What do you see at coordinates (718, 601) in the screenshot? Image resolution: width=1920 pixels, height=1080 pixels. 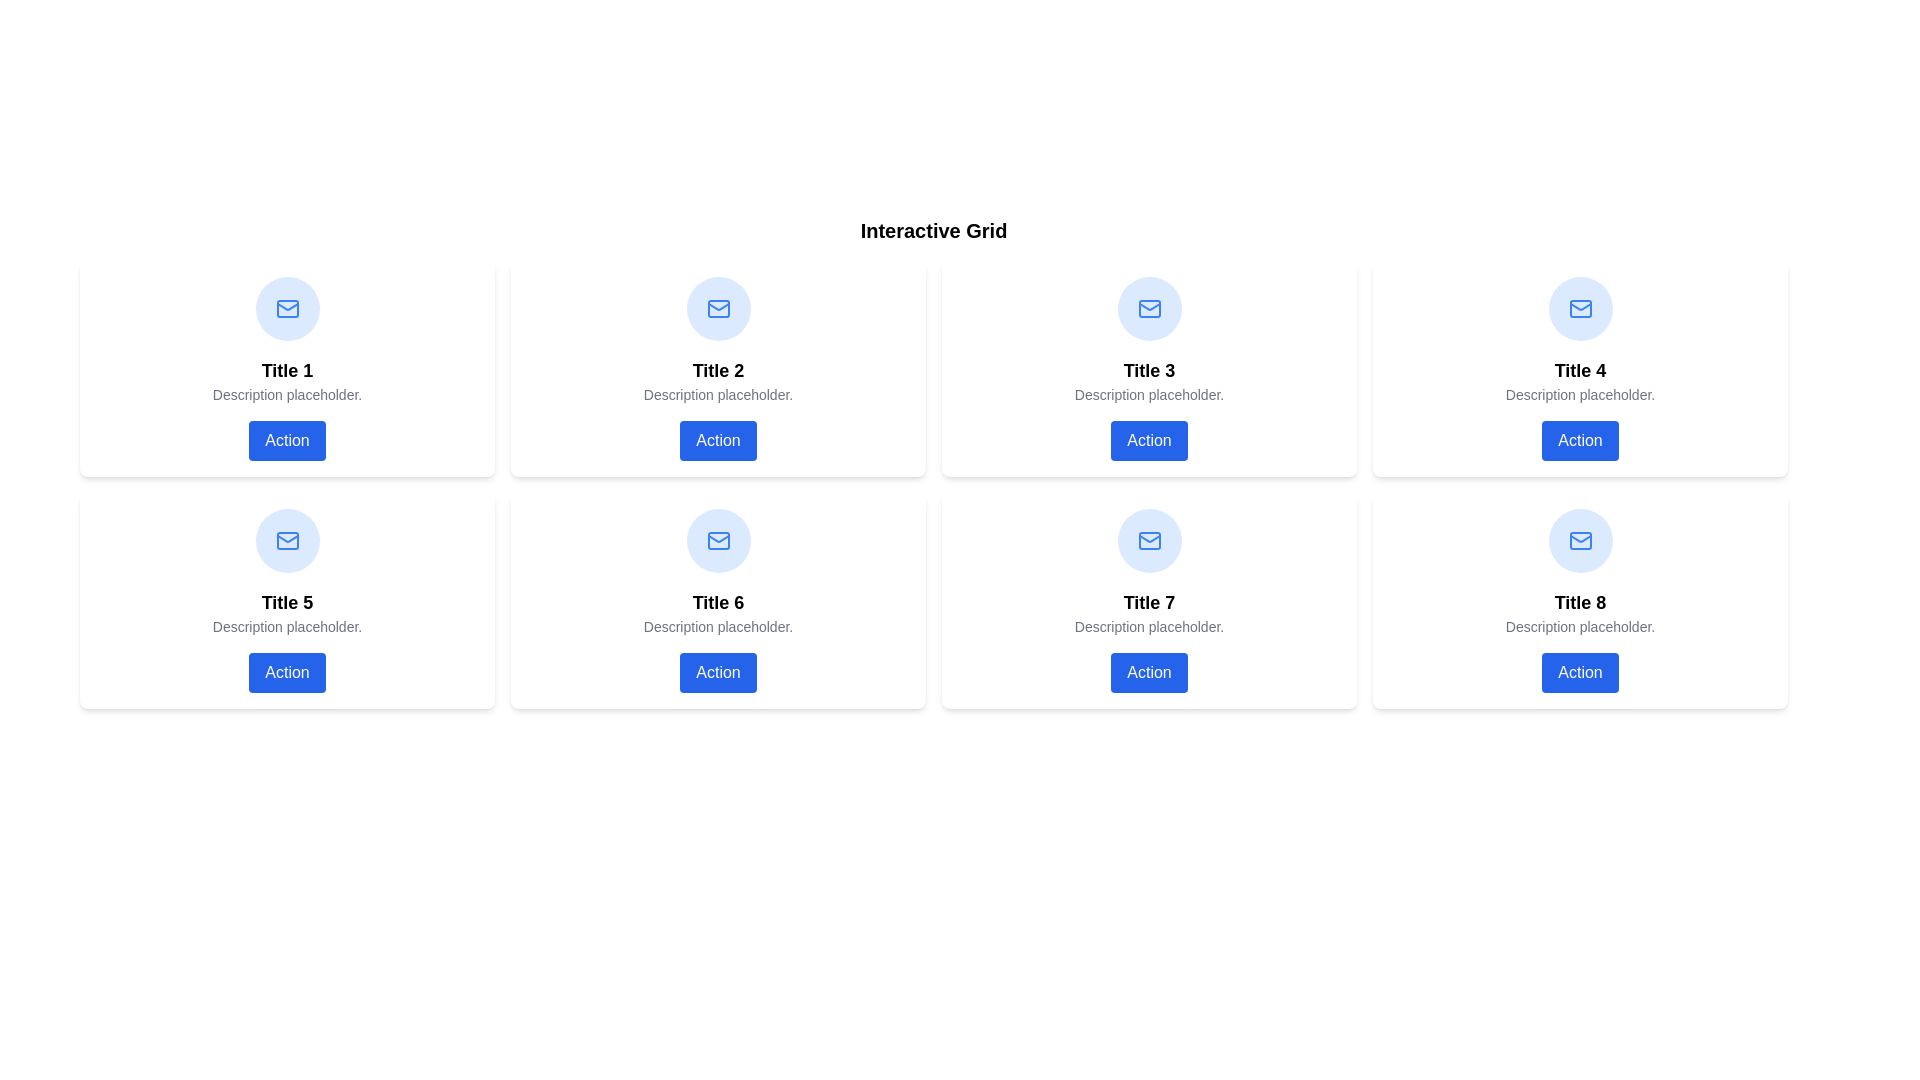 I see `the main title text component located in the second row and first column of the grid layout, which serves as a heading for the card` at bounding box center [718, 601].